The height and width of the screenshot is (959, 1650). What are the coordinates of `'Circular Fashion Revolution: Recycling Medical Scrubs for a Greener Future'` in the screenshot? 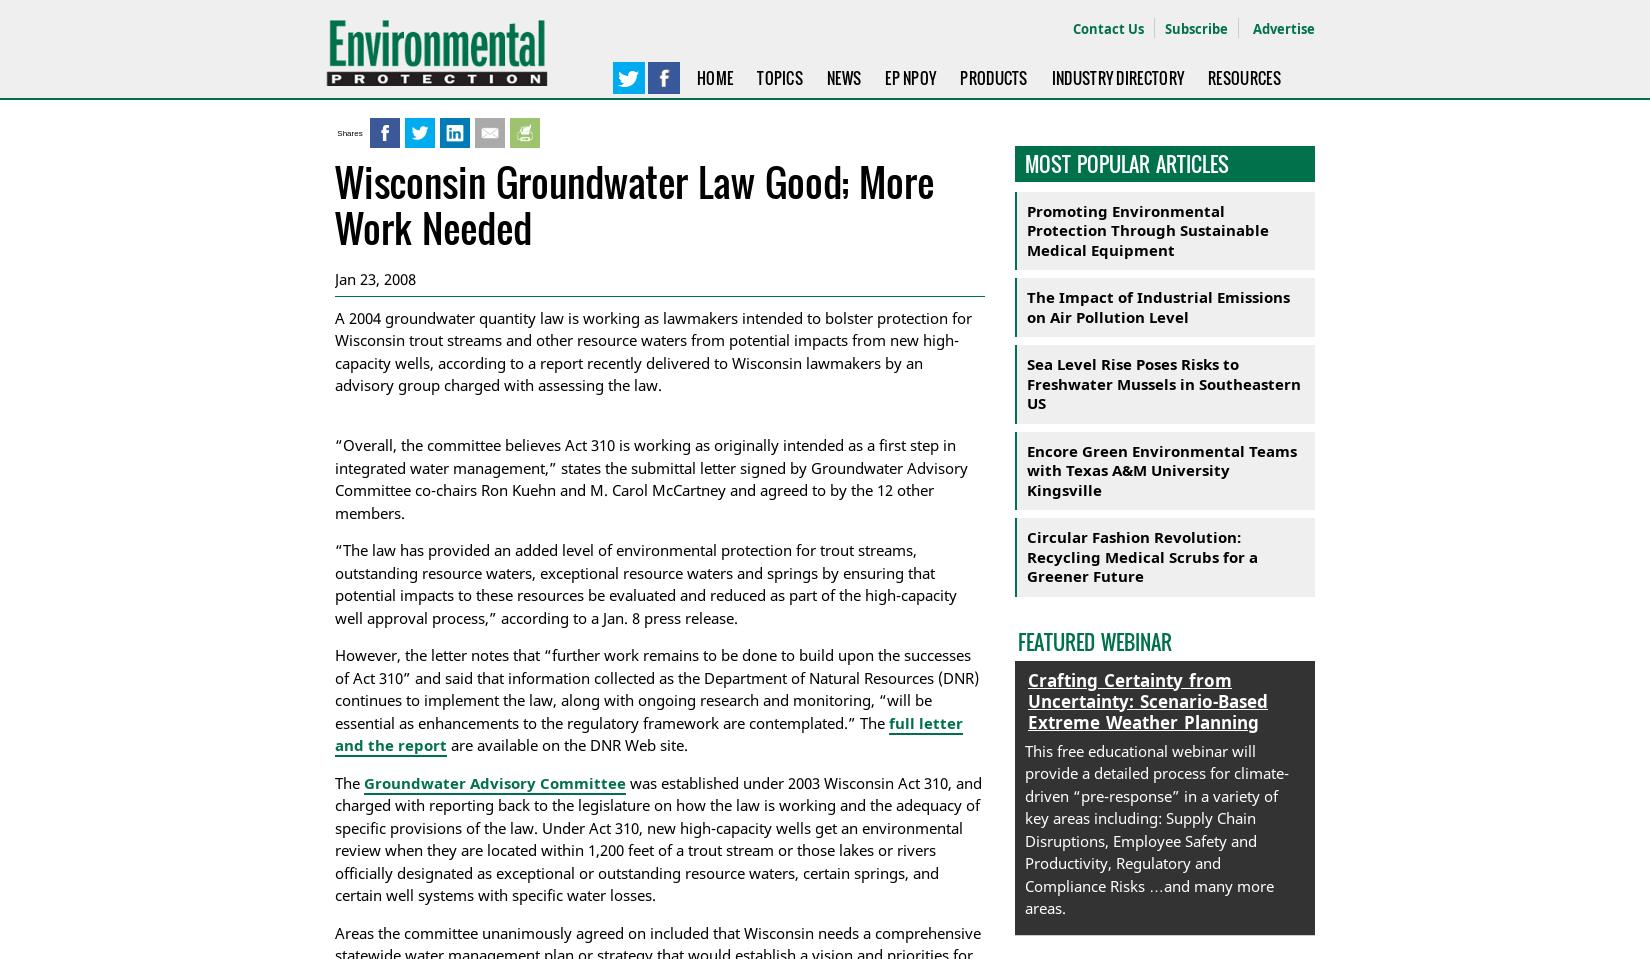 It's located at (1142, 555).